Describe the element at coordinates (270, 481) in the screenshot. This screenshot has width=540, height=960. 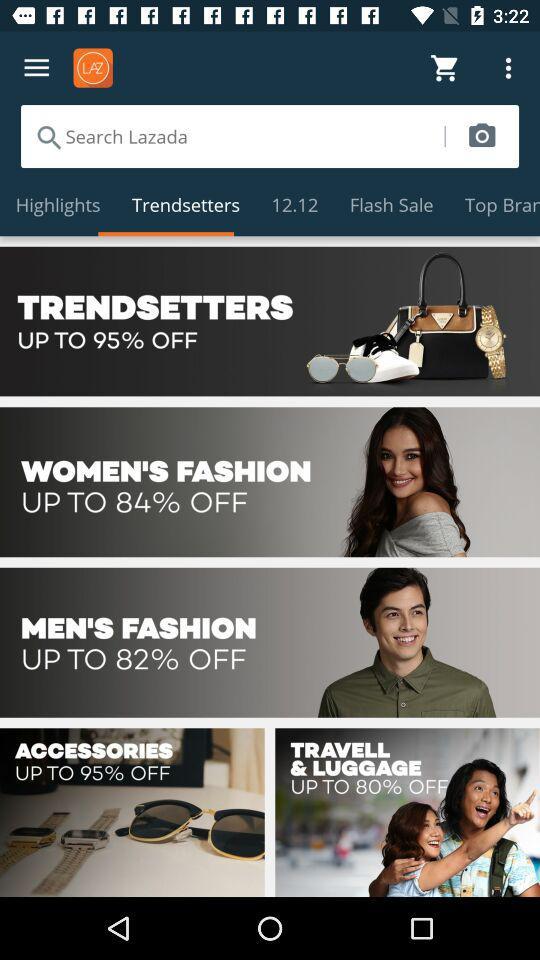
I see `see discounts in women 's fashion` at that location.